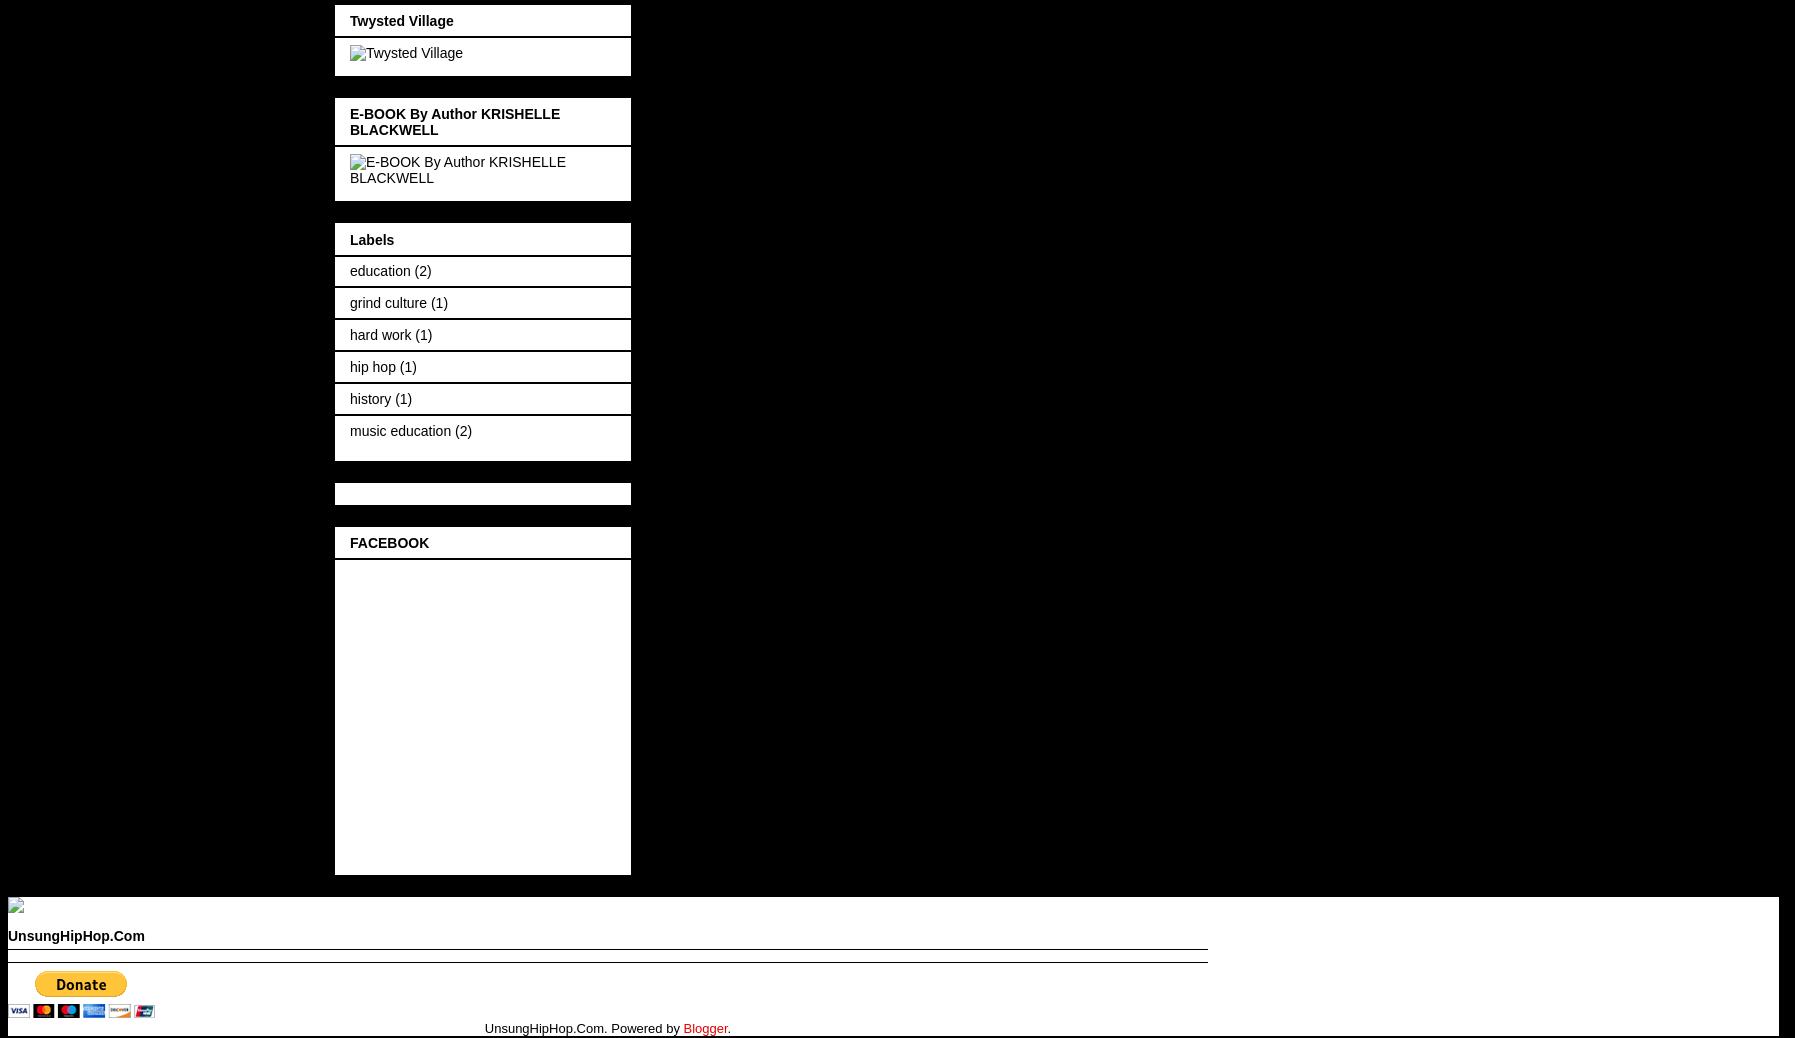  I want to click on 'Labels', so click(350, 238).